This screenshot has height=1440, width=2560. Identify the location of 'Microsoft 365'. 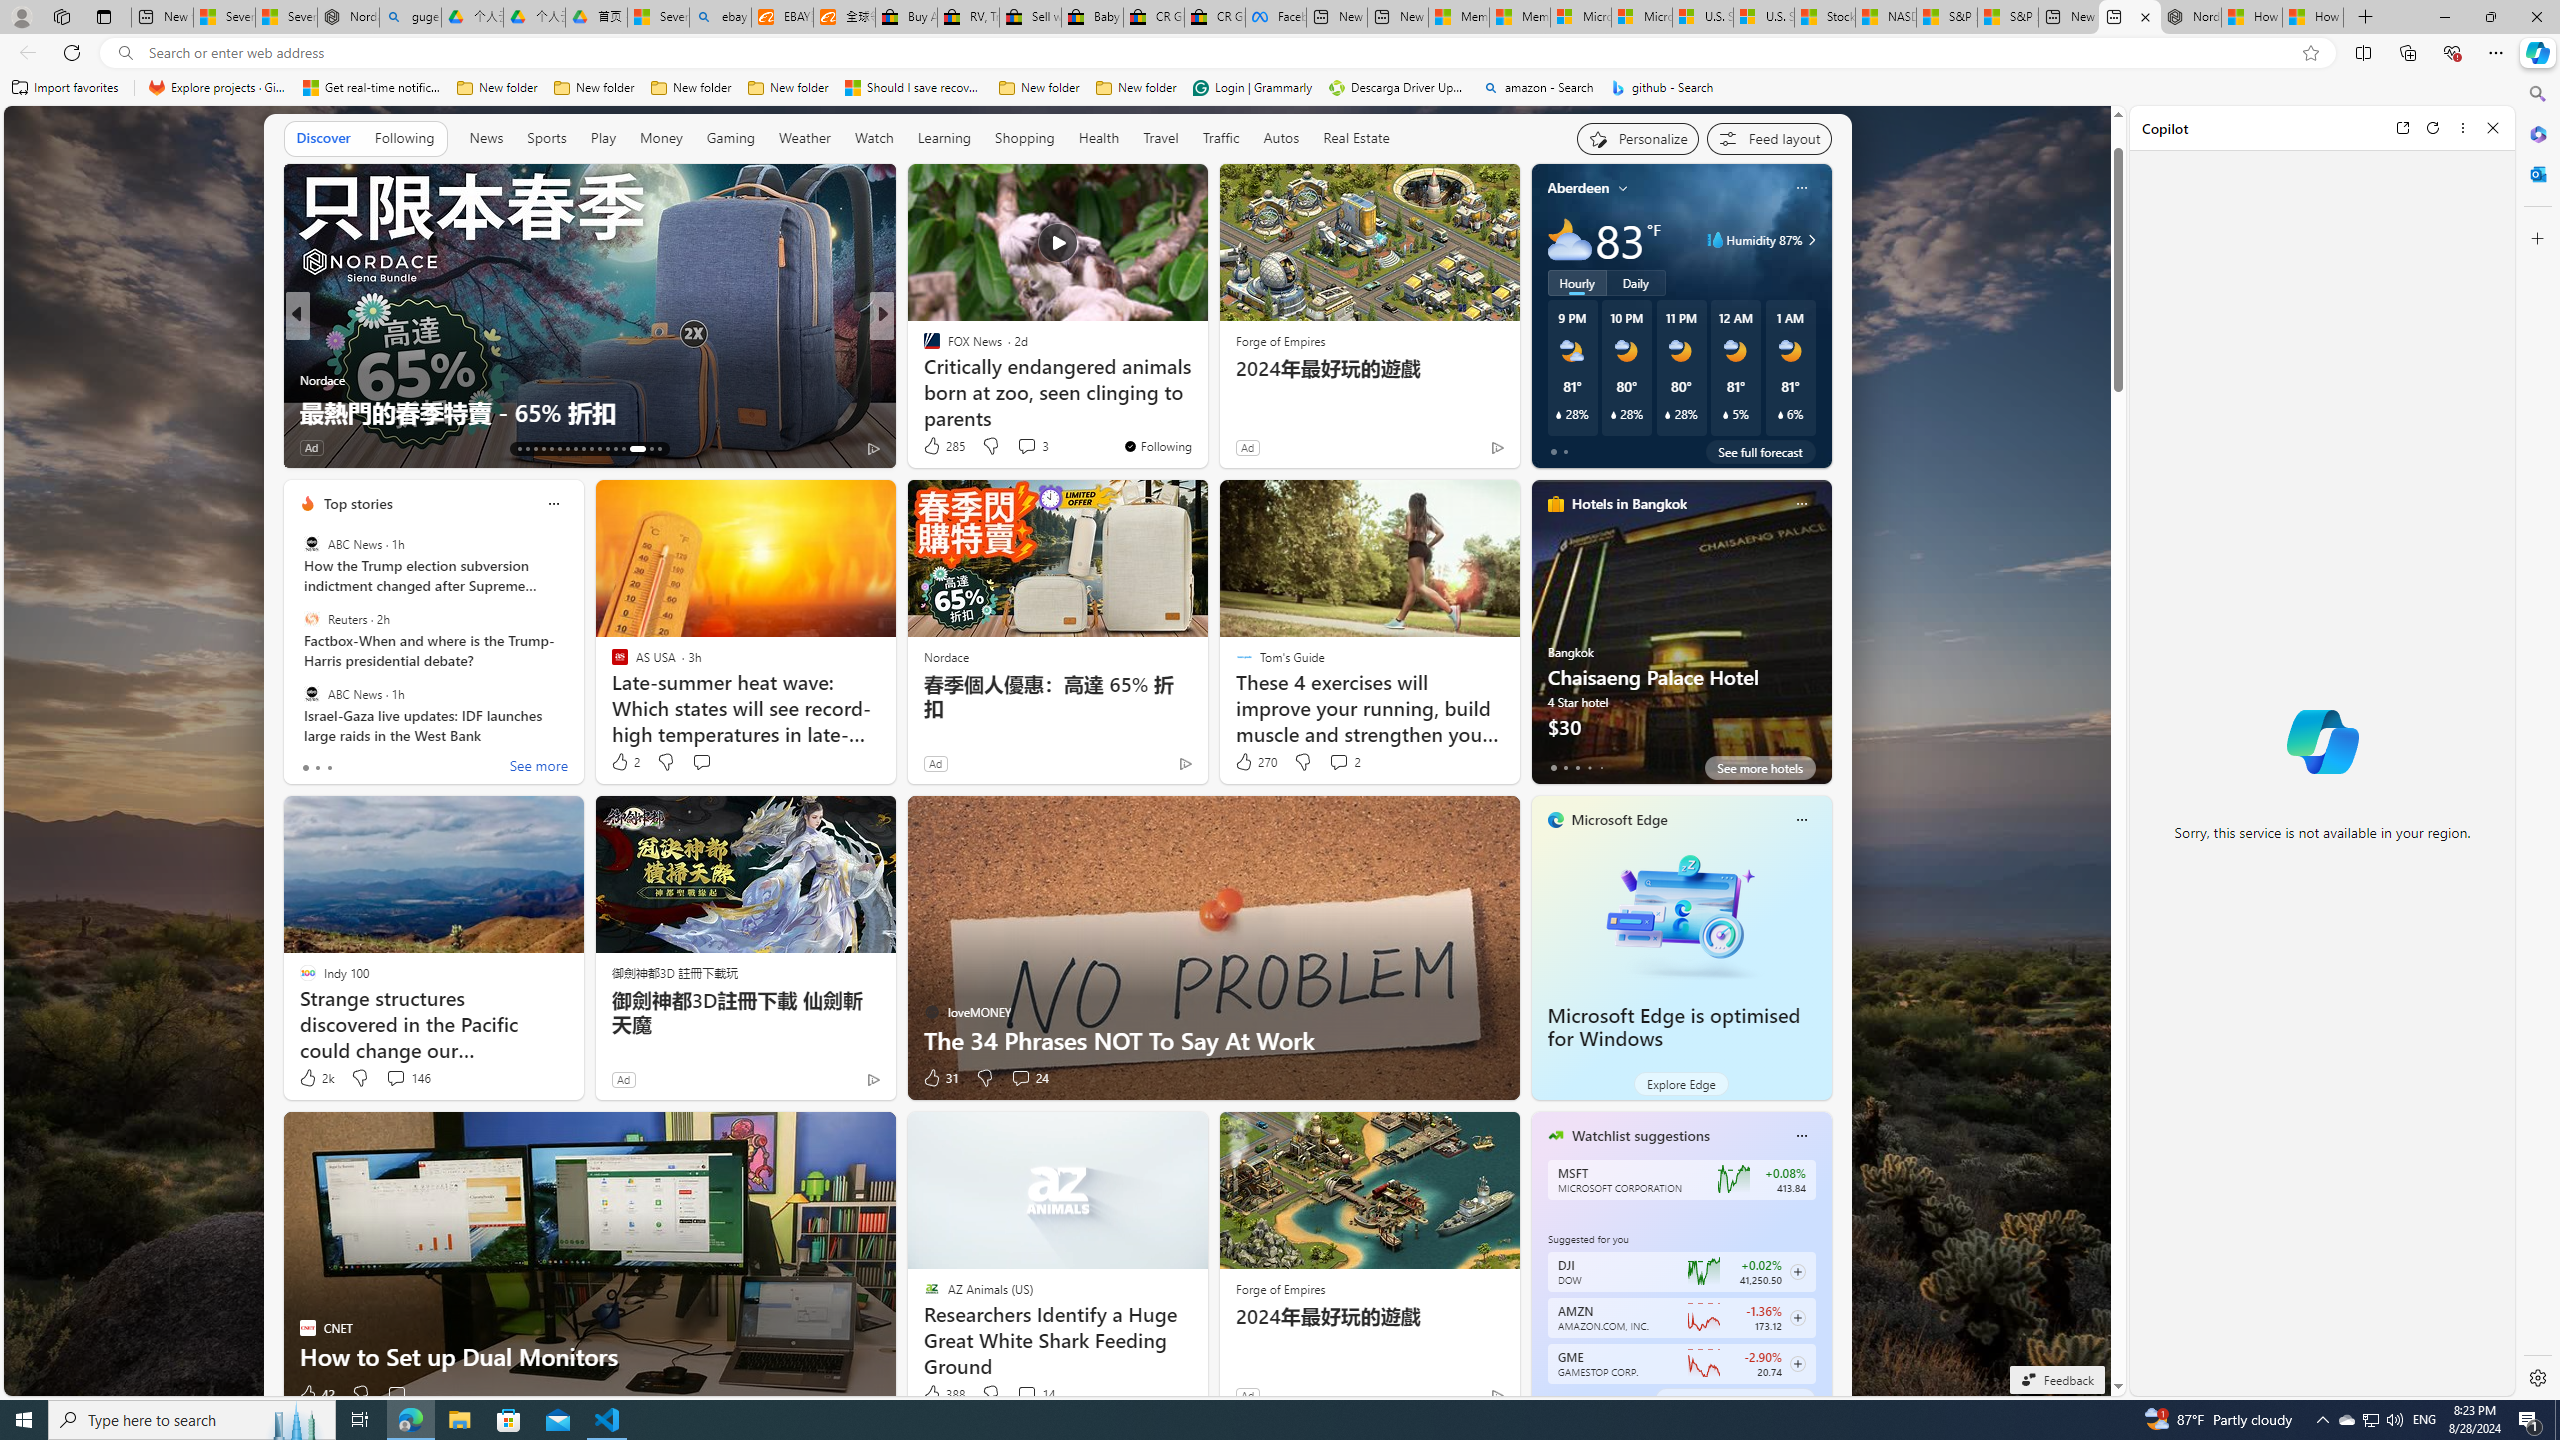
(2535, 134).